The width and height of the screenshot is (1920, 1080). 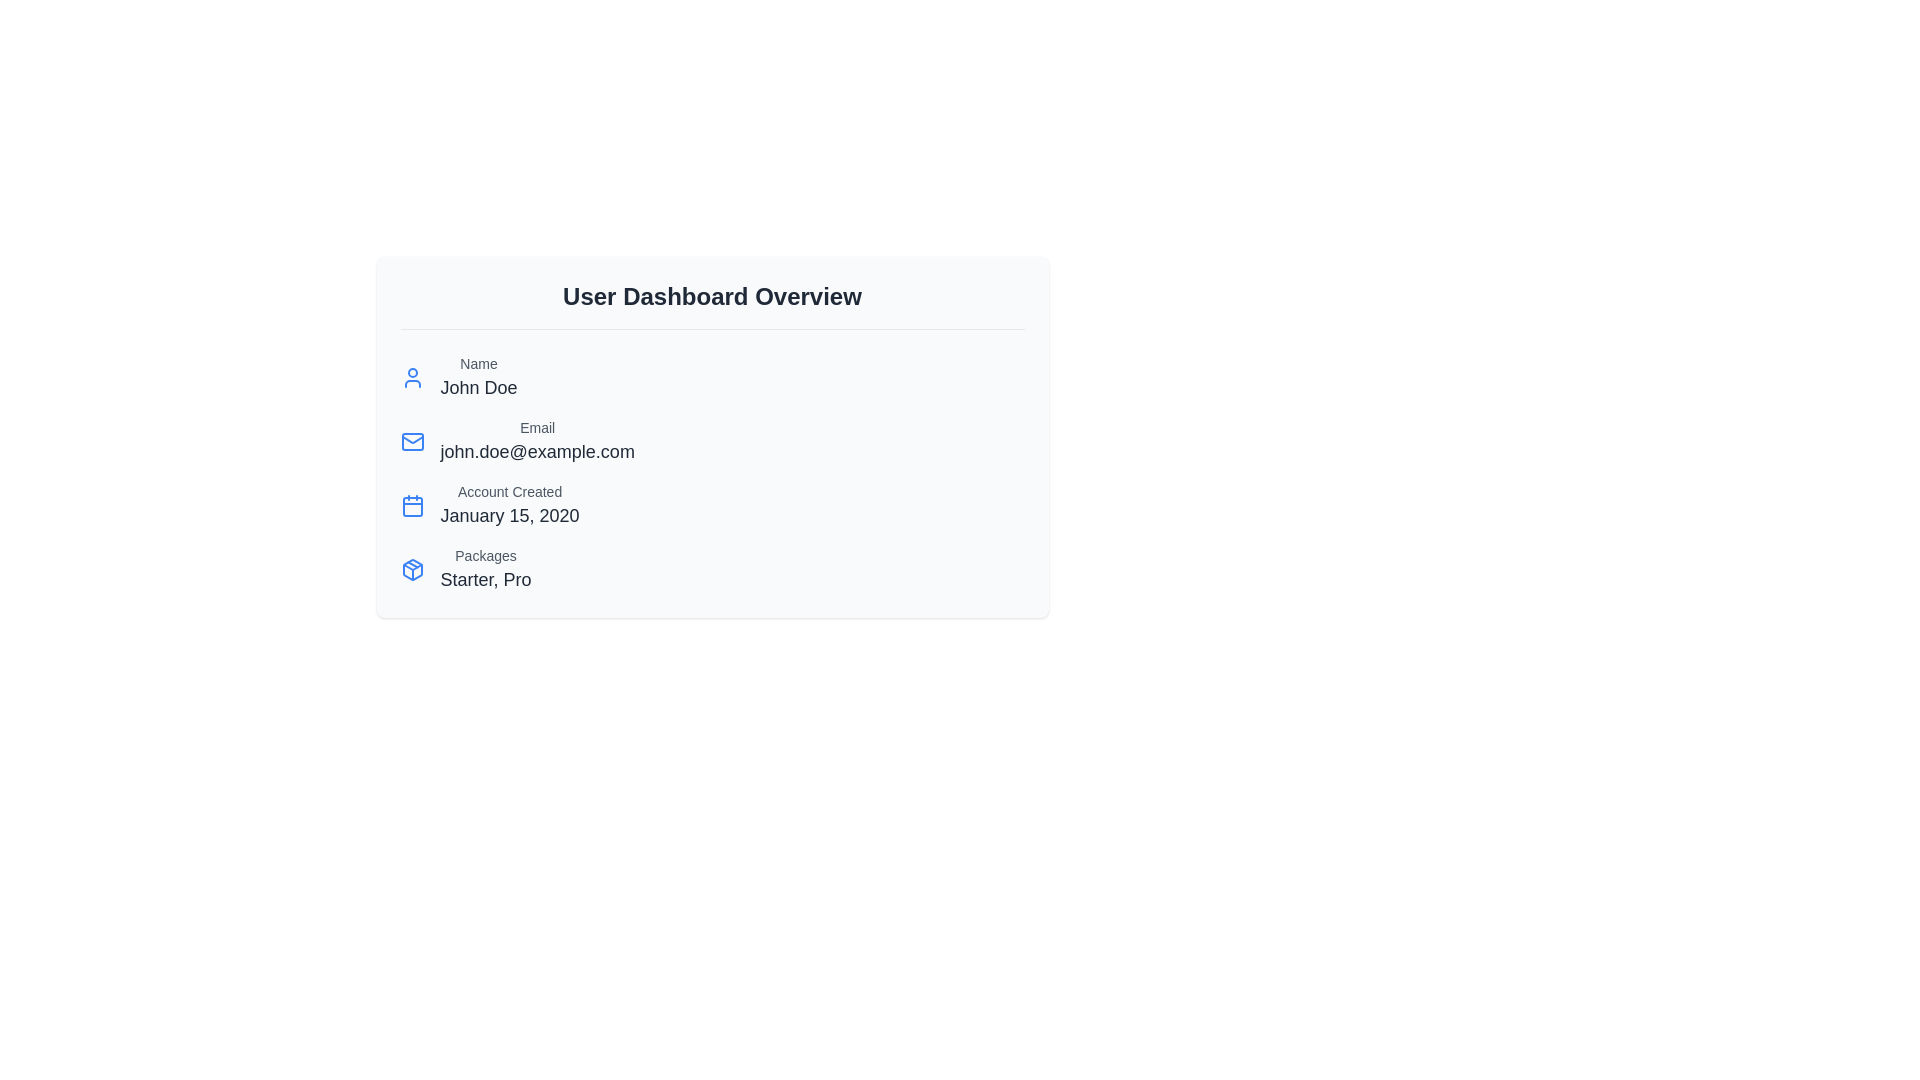 What do you see at coordinates (537, 451) in the screenshot?
I see `the text label displaying the user's email address, which is located within the 'Email' field of the user dashboard interface, directly below the 'Email' label` at bounding box center [537, 451].